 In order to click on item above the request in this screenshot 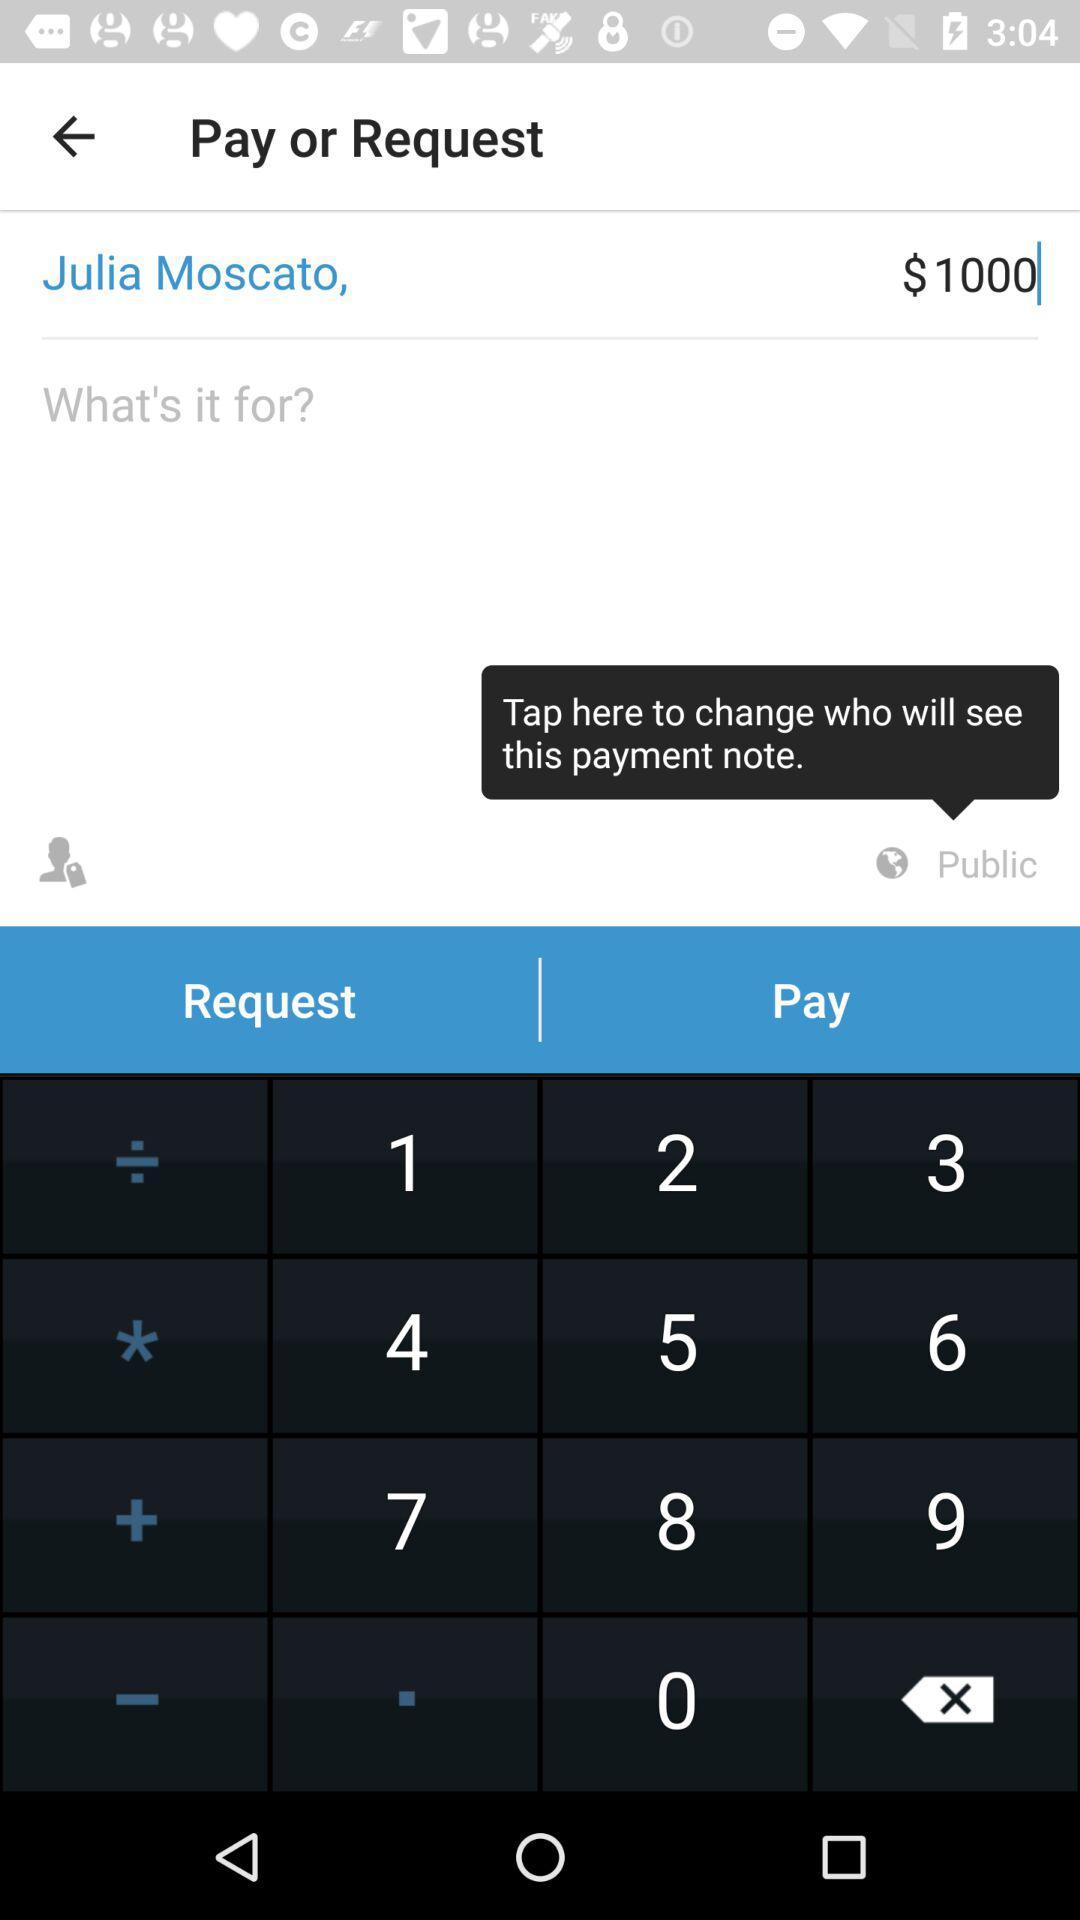, I will do `click(769, 741)`.